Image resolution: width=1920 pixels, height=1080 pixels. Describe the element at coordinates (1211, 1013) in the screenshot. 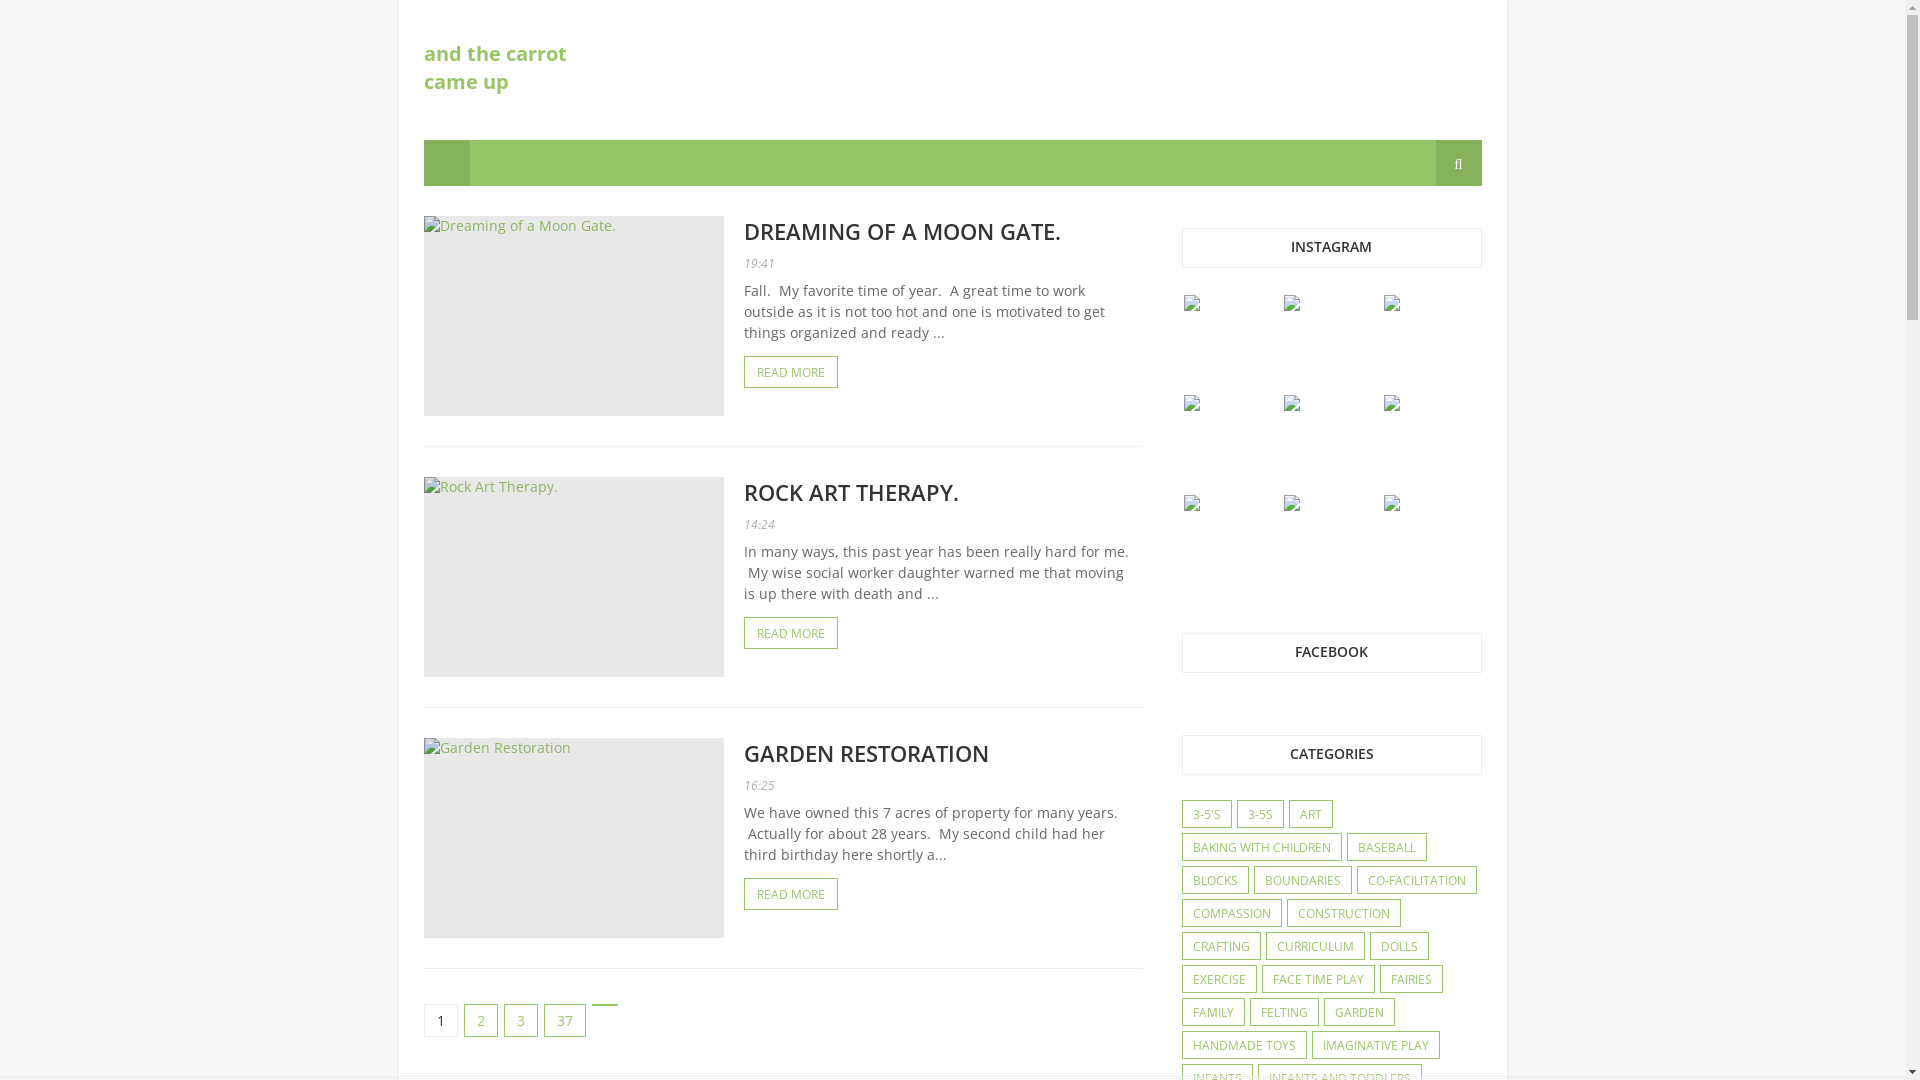

I see `'FAMILY'` at that location.